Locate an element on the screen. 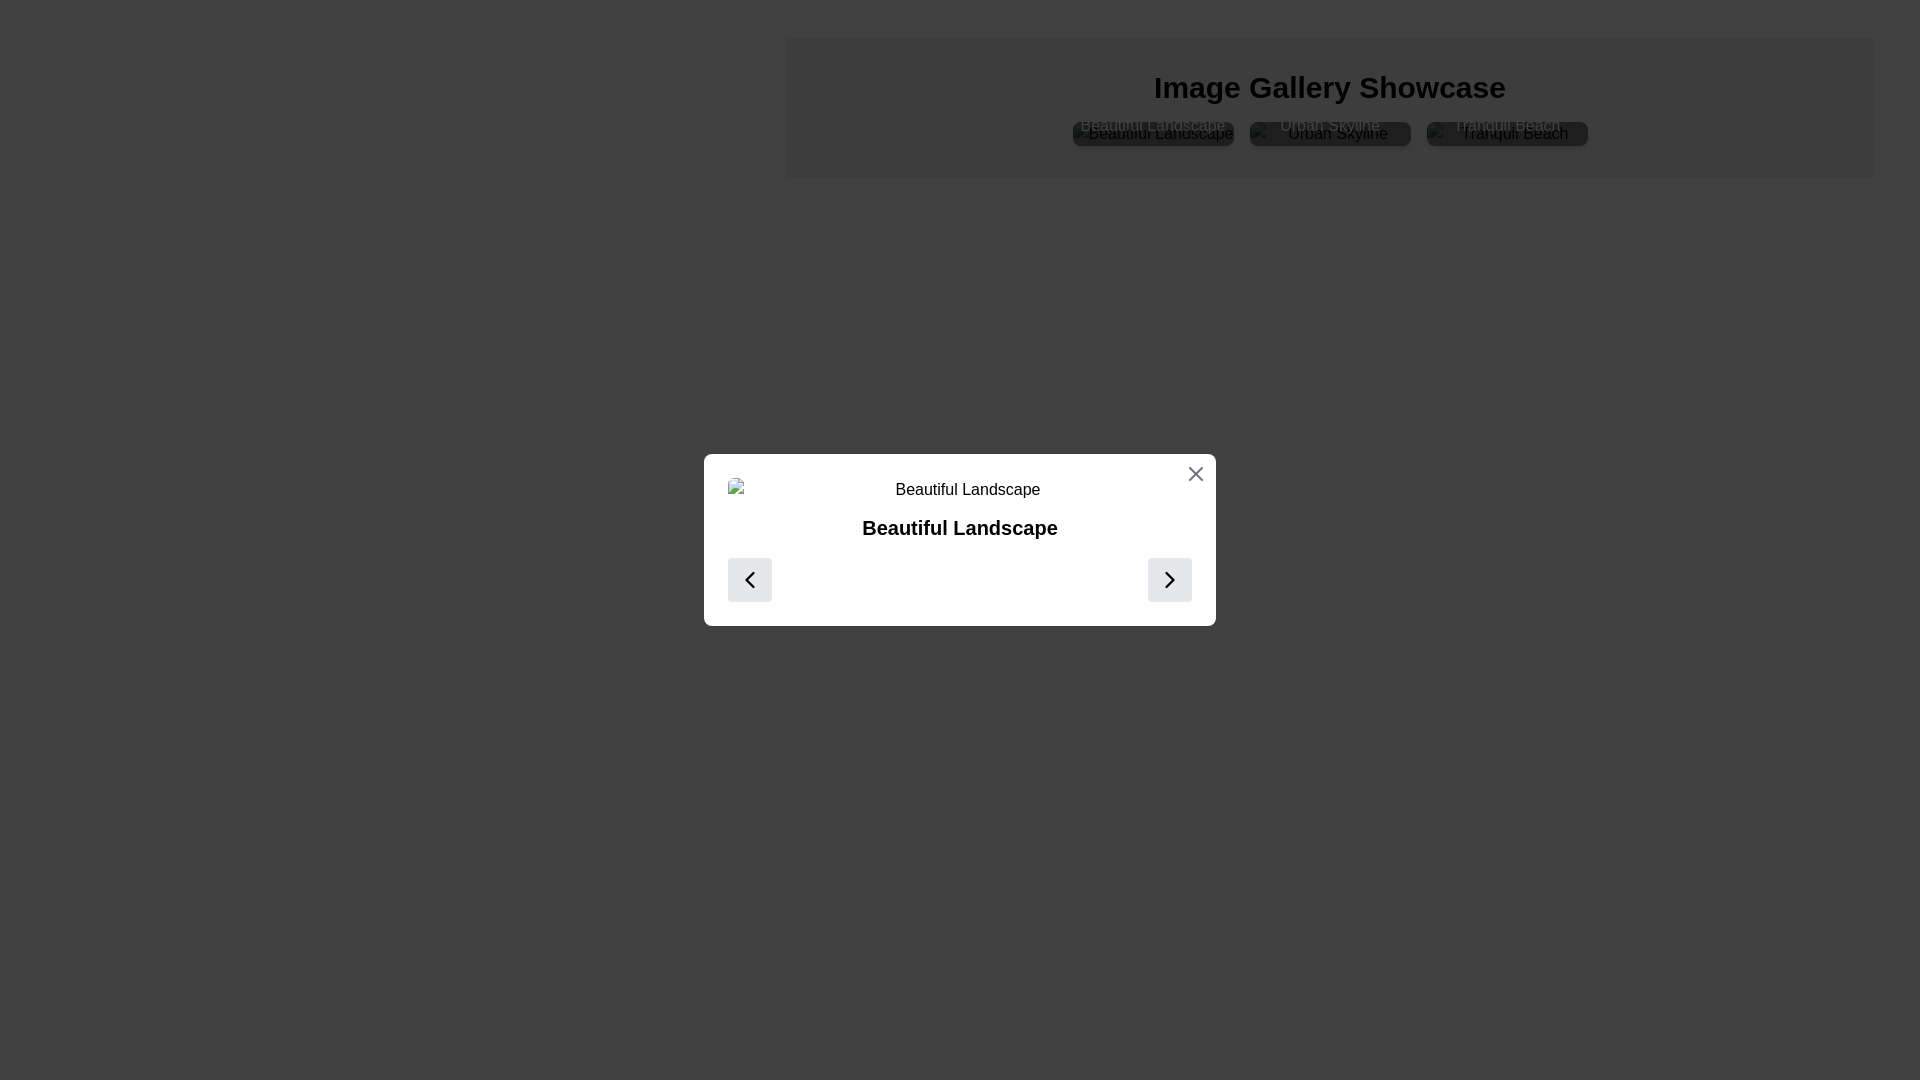  the backwards navigation button (SVG Navigation Control) located to the left of the title 'Beautiful Landscape' in the modal dialog box is located at coordinates (748, 579).